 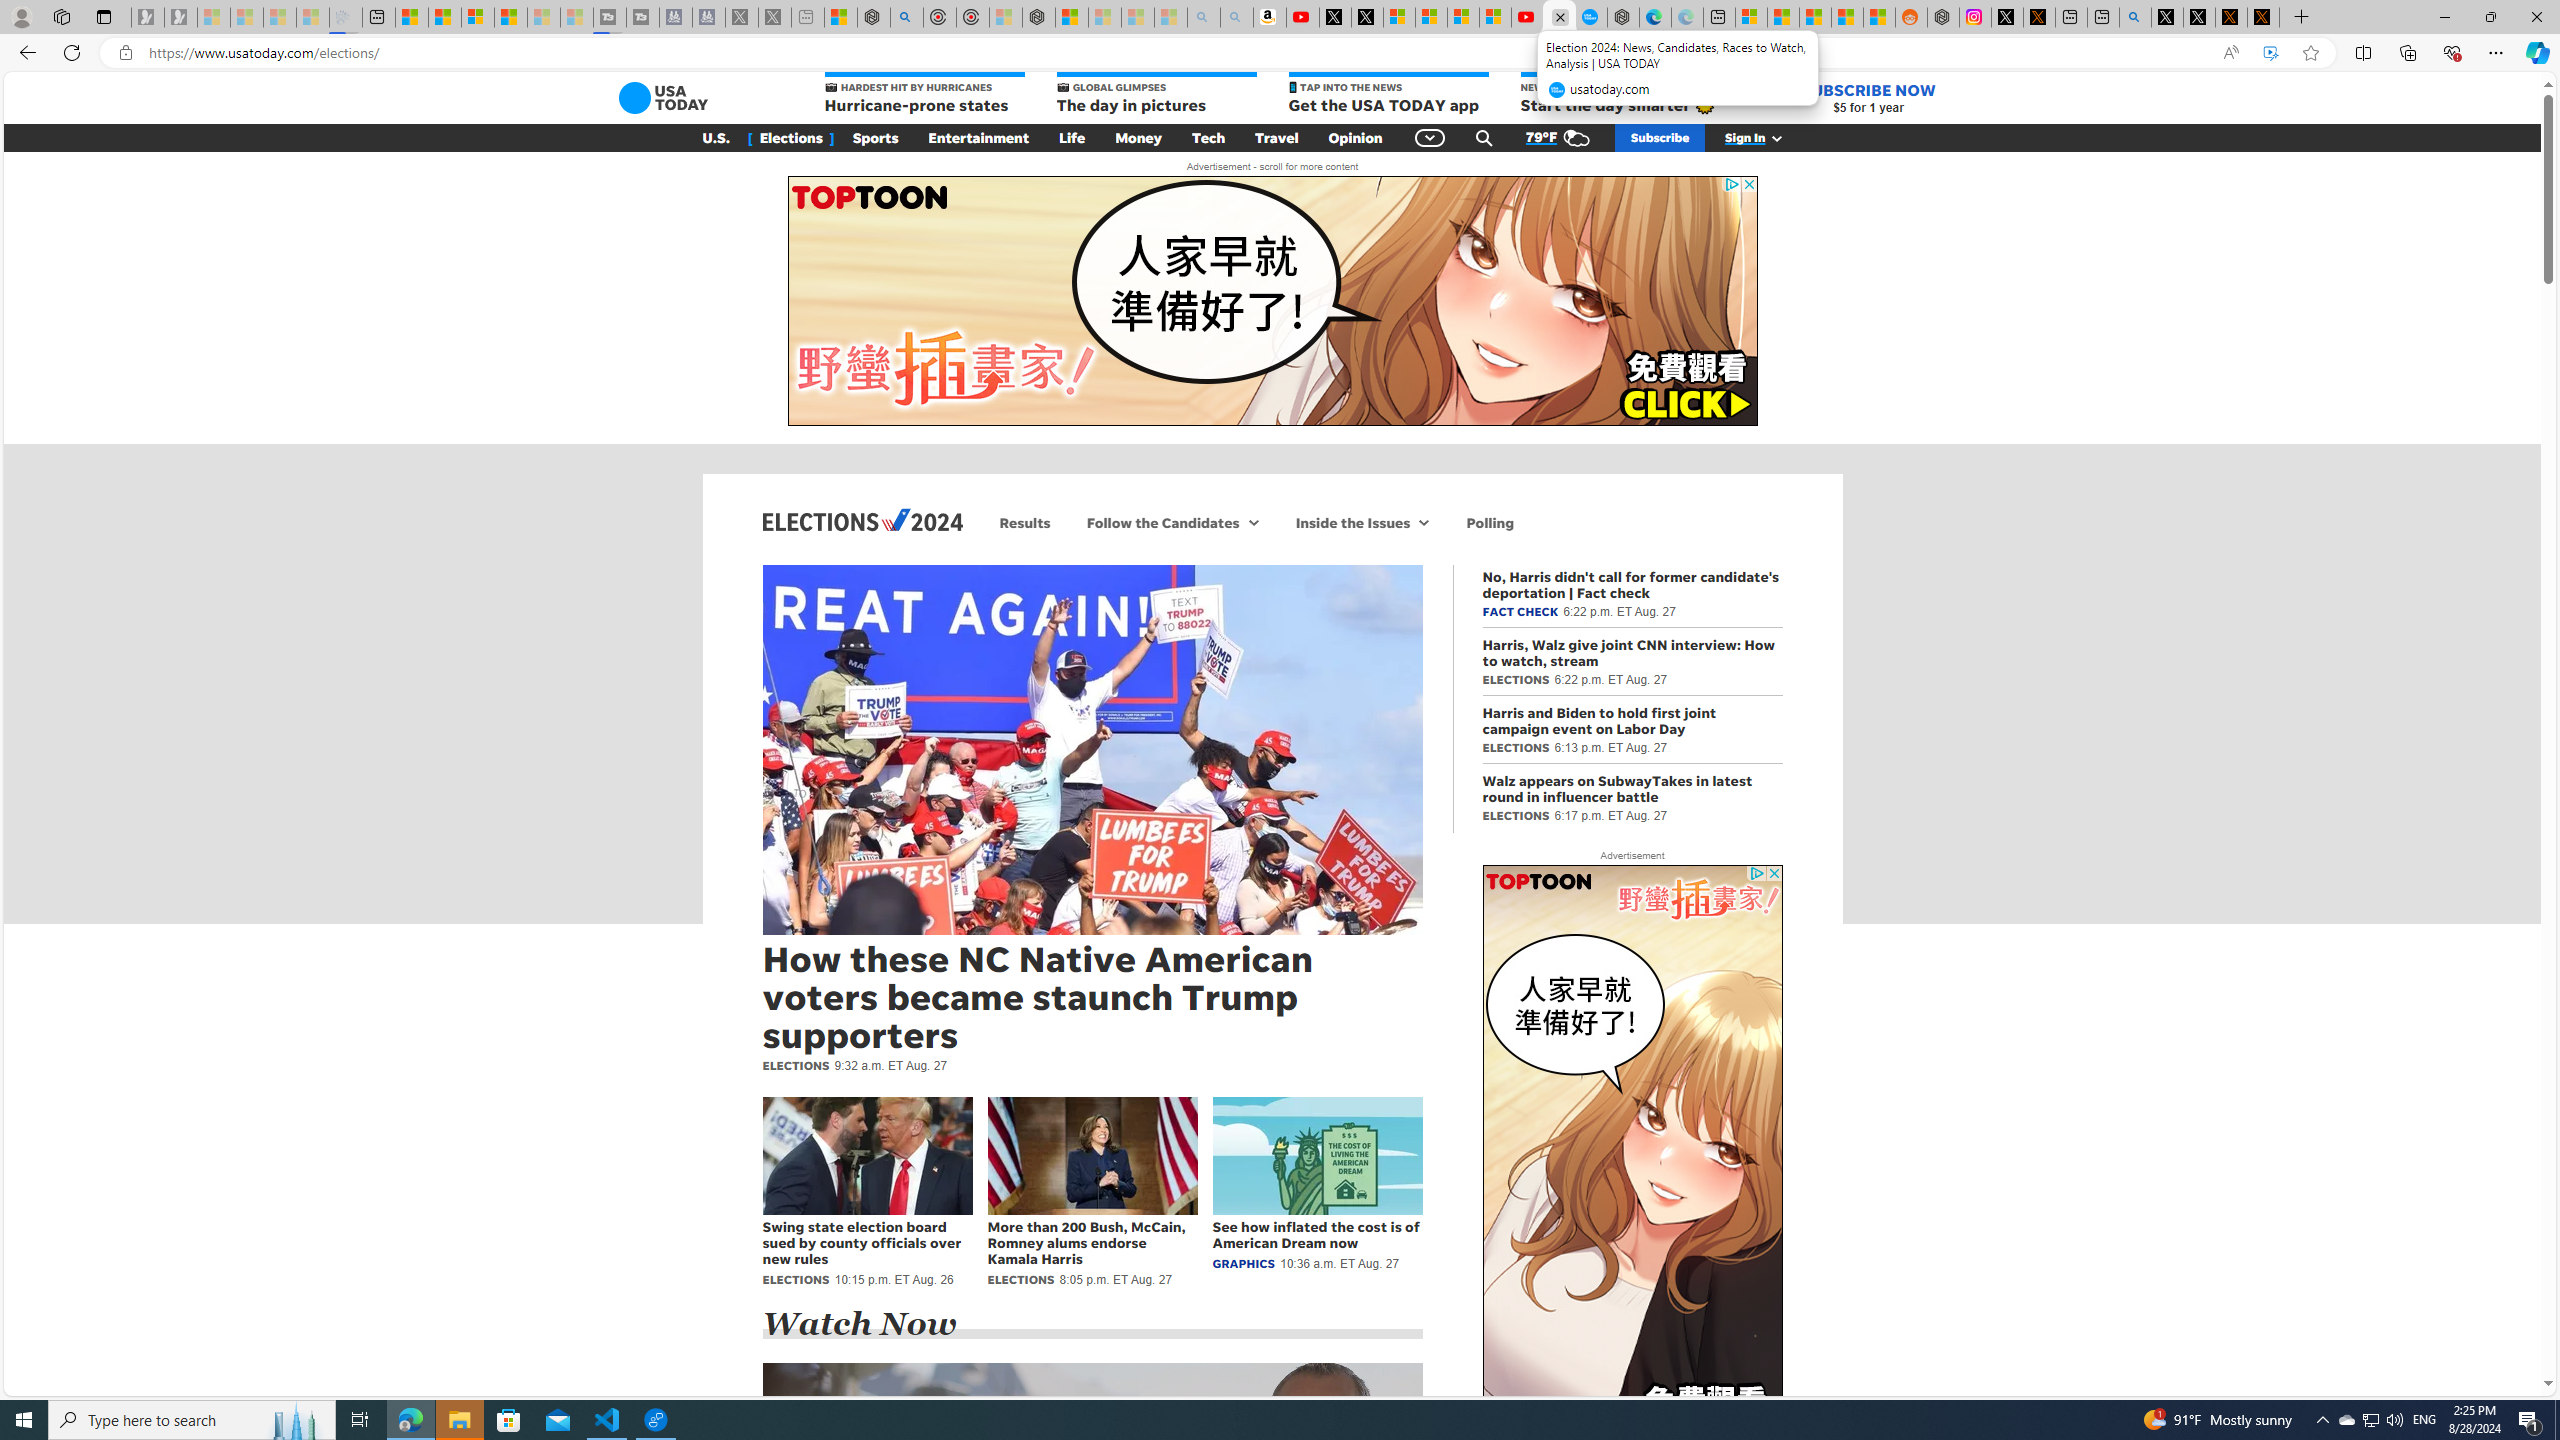 I want to click on 'Enhance video', so click(x=2270, y=53).